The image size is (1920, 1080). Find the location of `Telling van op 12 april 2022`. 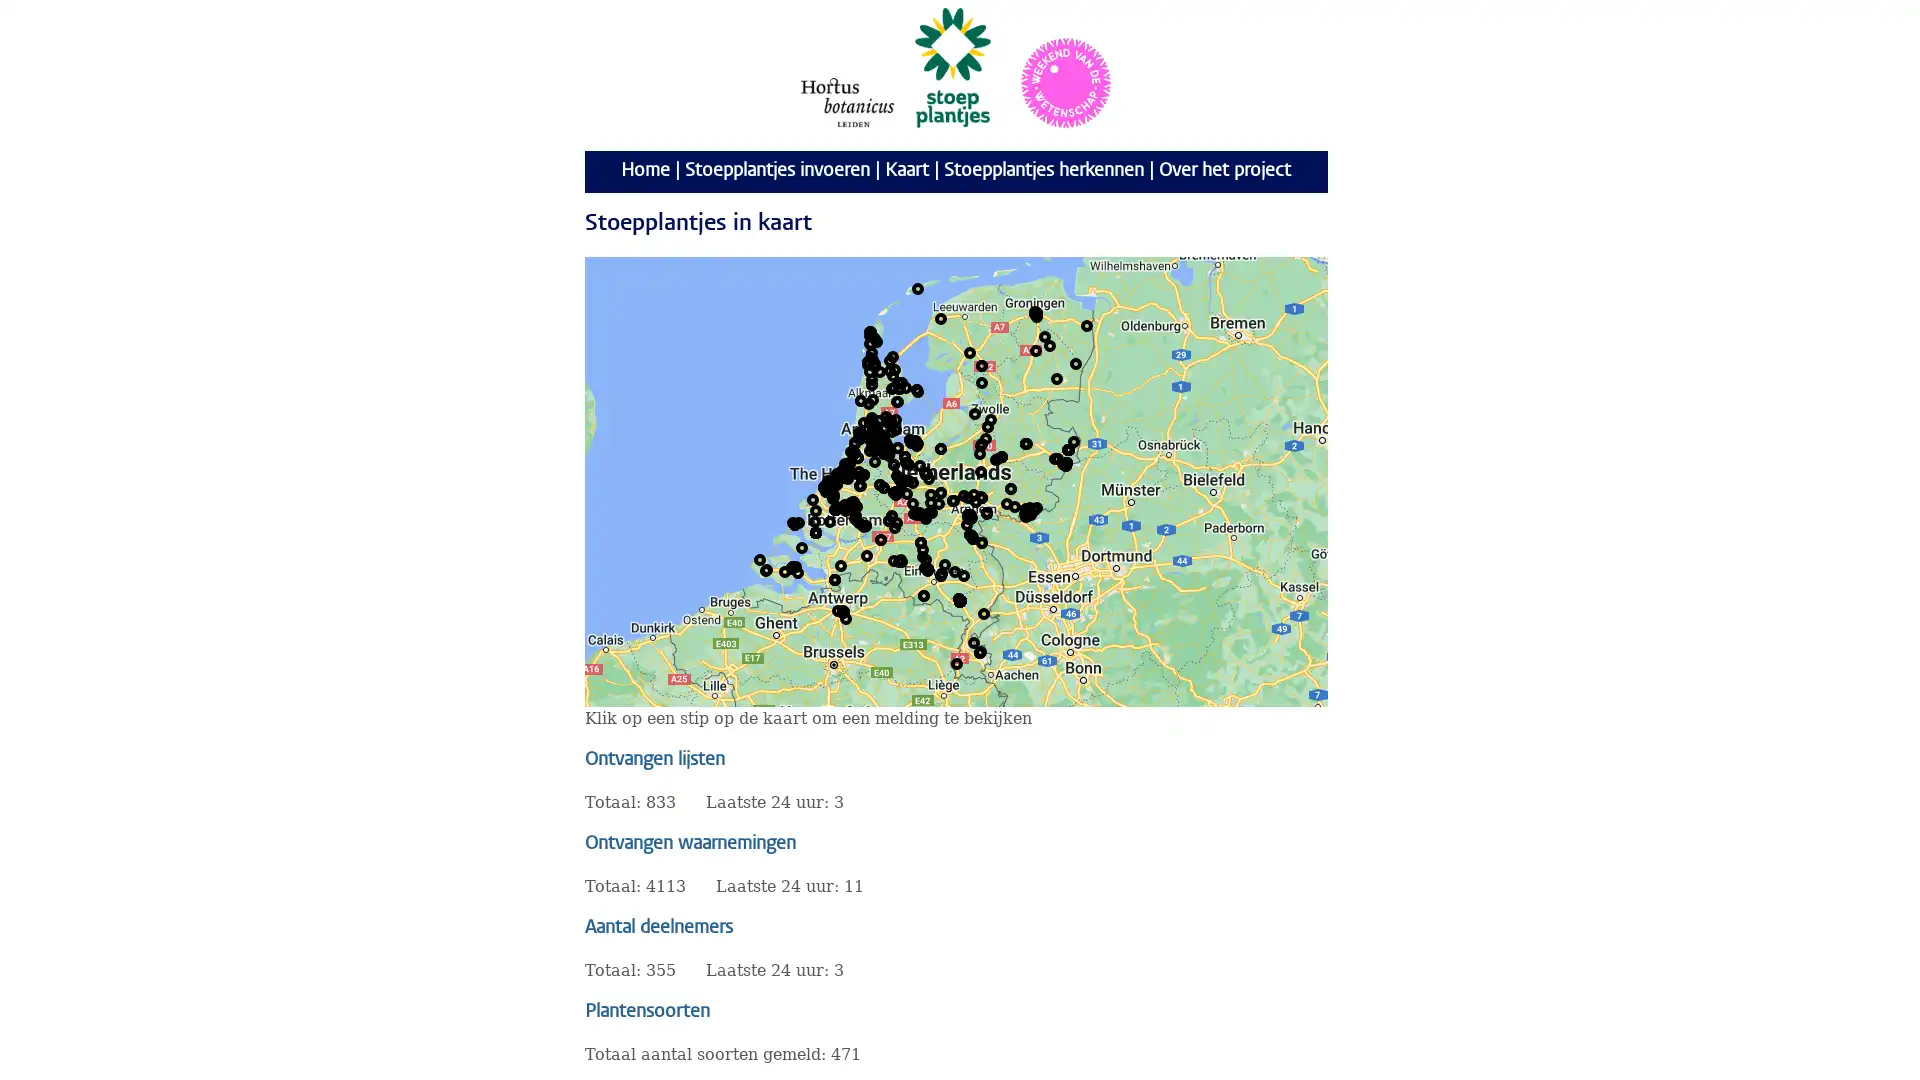

Telling van op 12 april 2022 is located at coordinates (829, 485).